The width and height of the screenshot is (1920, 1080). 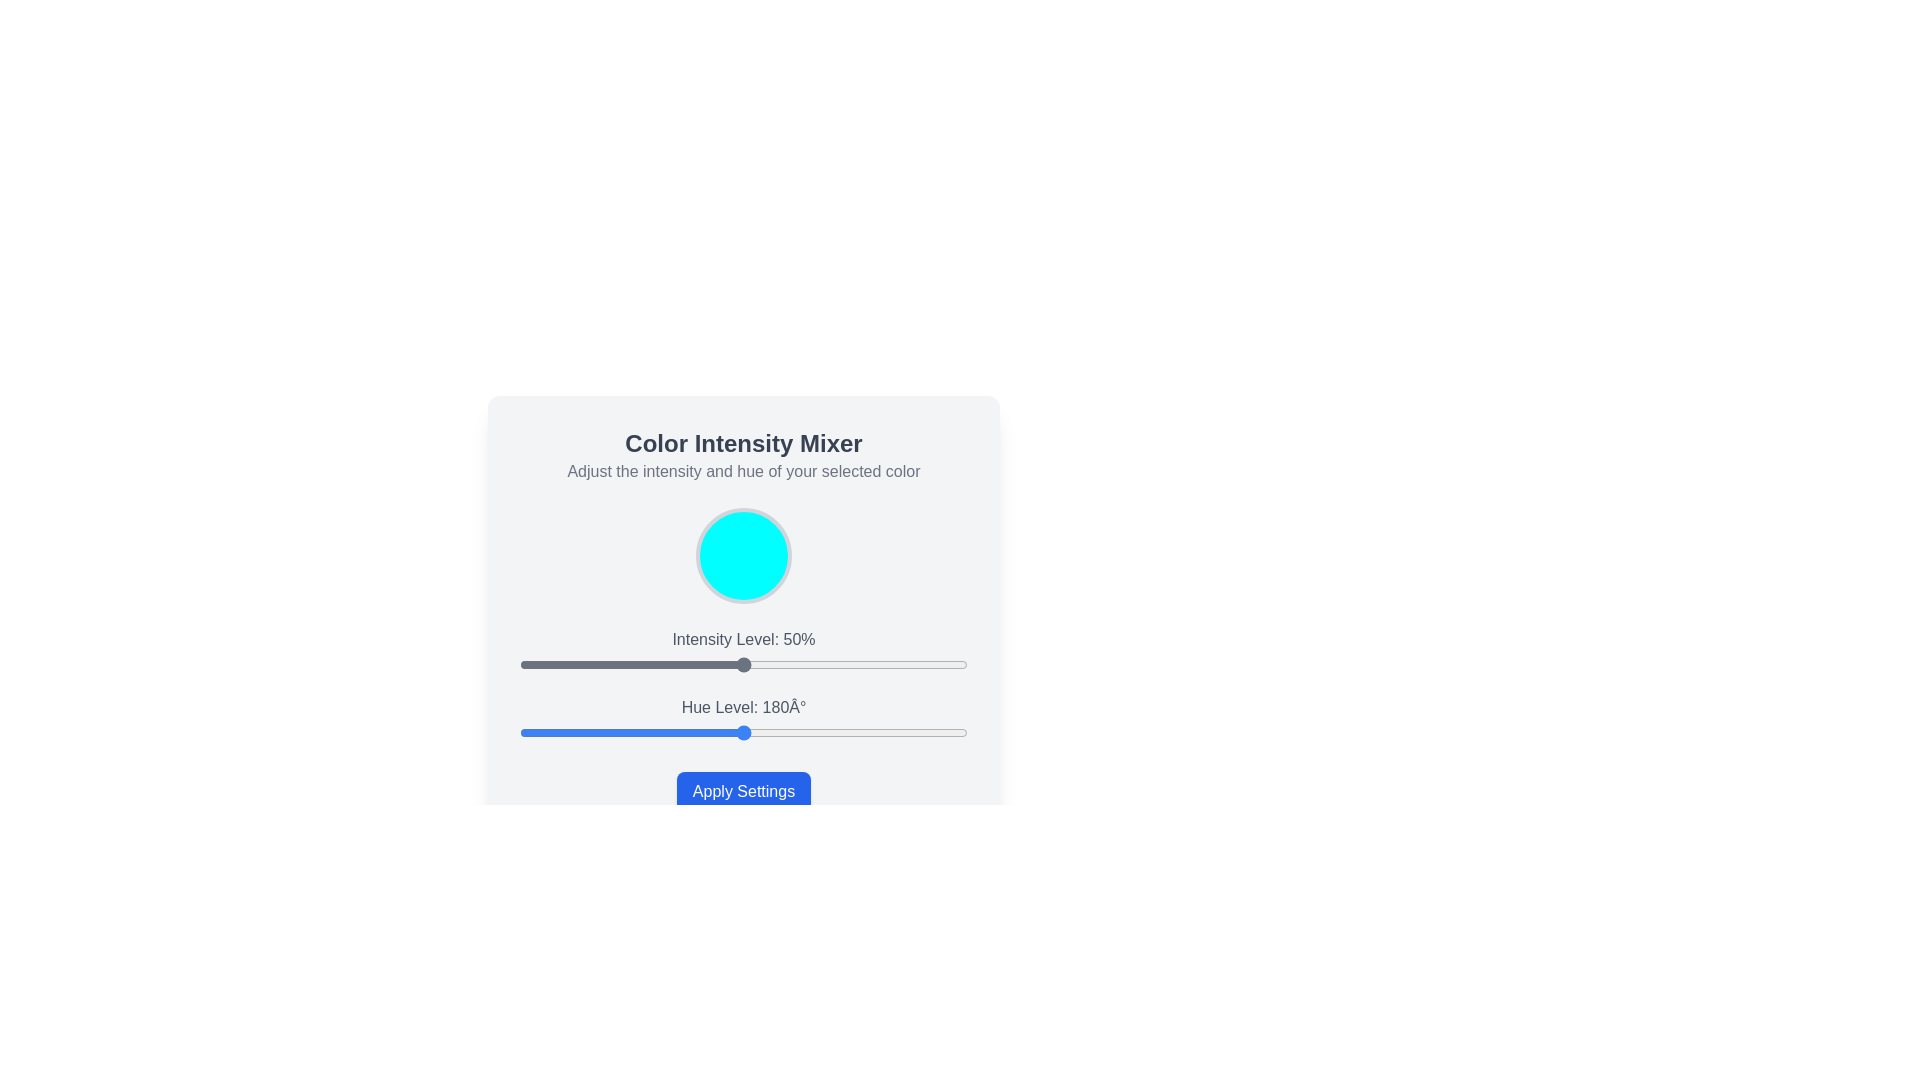 I want to click on the intensity level slider to 70%, so click(x=833, y=664).